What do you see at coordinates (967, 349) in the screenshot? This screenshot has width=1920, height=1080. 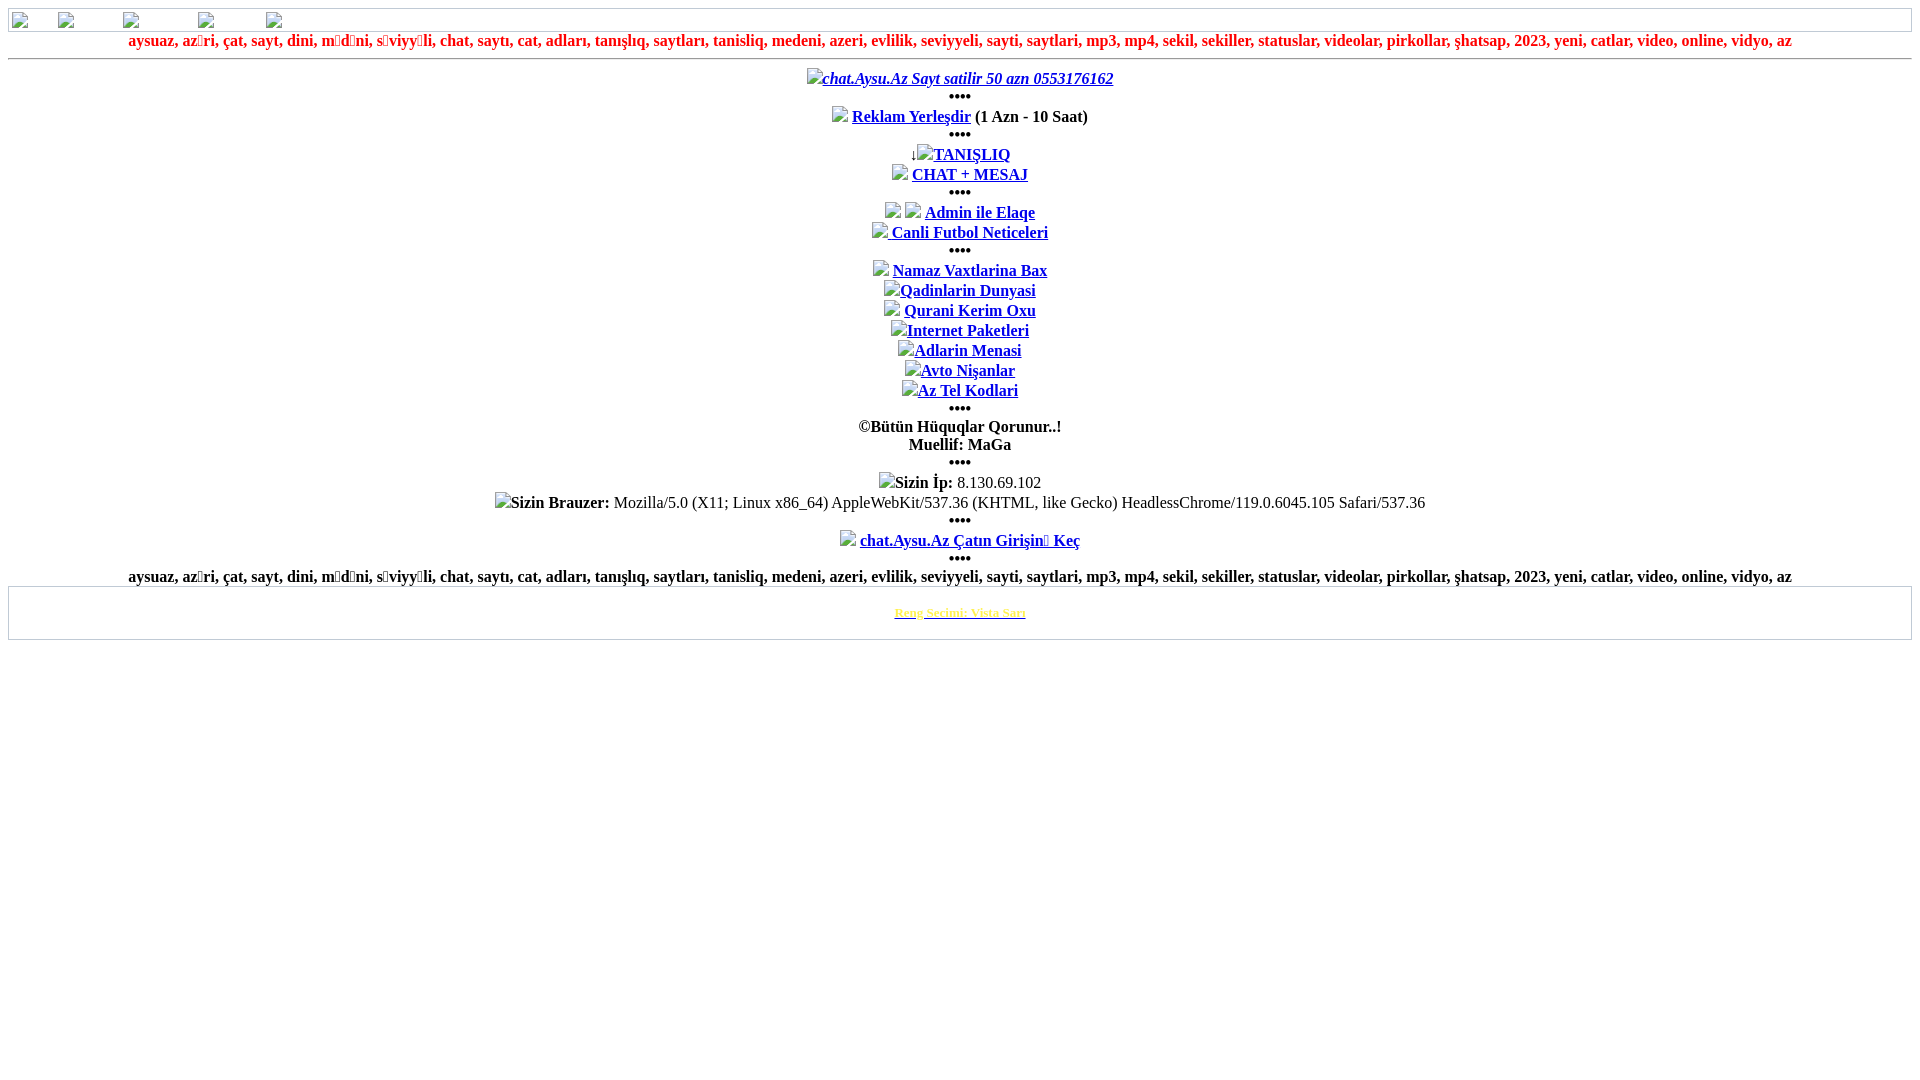 I see `'Adlarin Menasi'` at bounding box center [967, 349].